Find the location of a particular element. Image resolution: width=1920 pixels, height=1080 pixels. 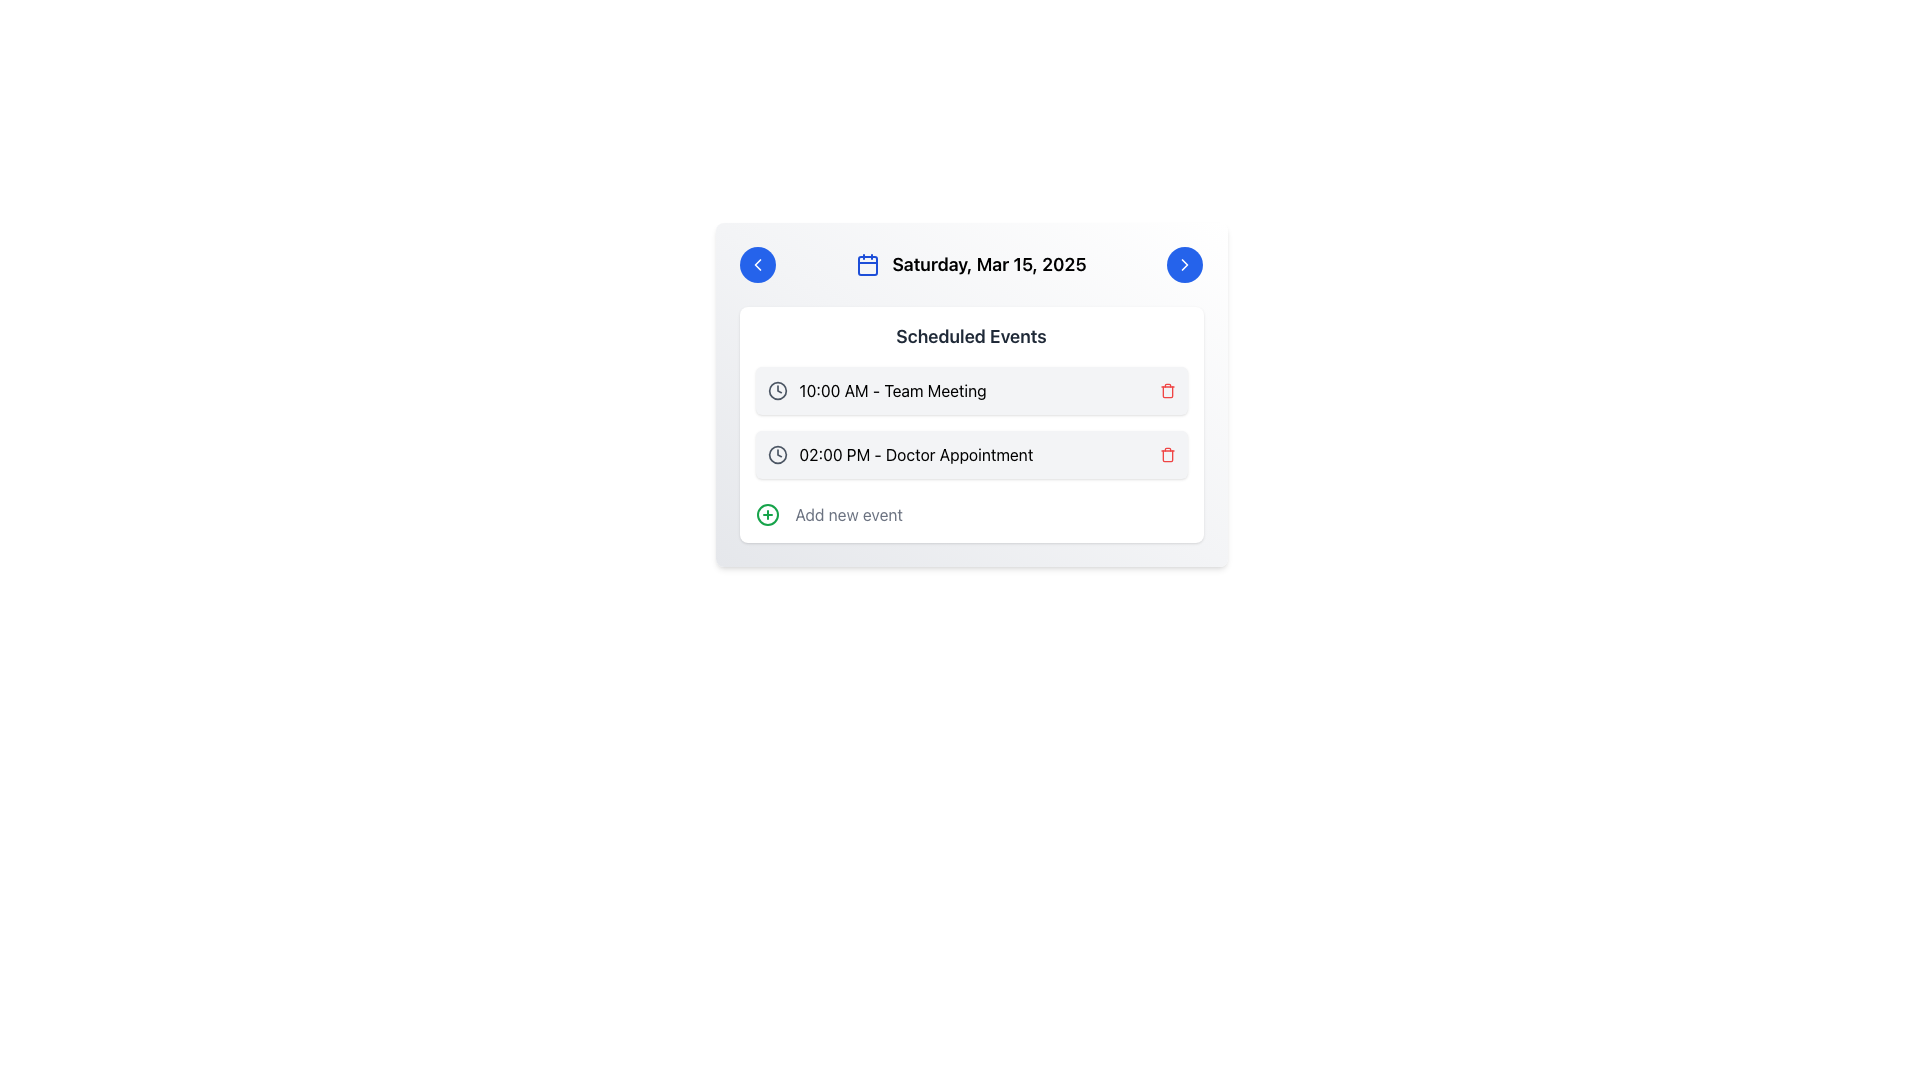

the grey clock icon located to the left of the '10:00 AM - Team Meeting' text in the 'Scheduled Events' section is located at coordinates (776, 390).